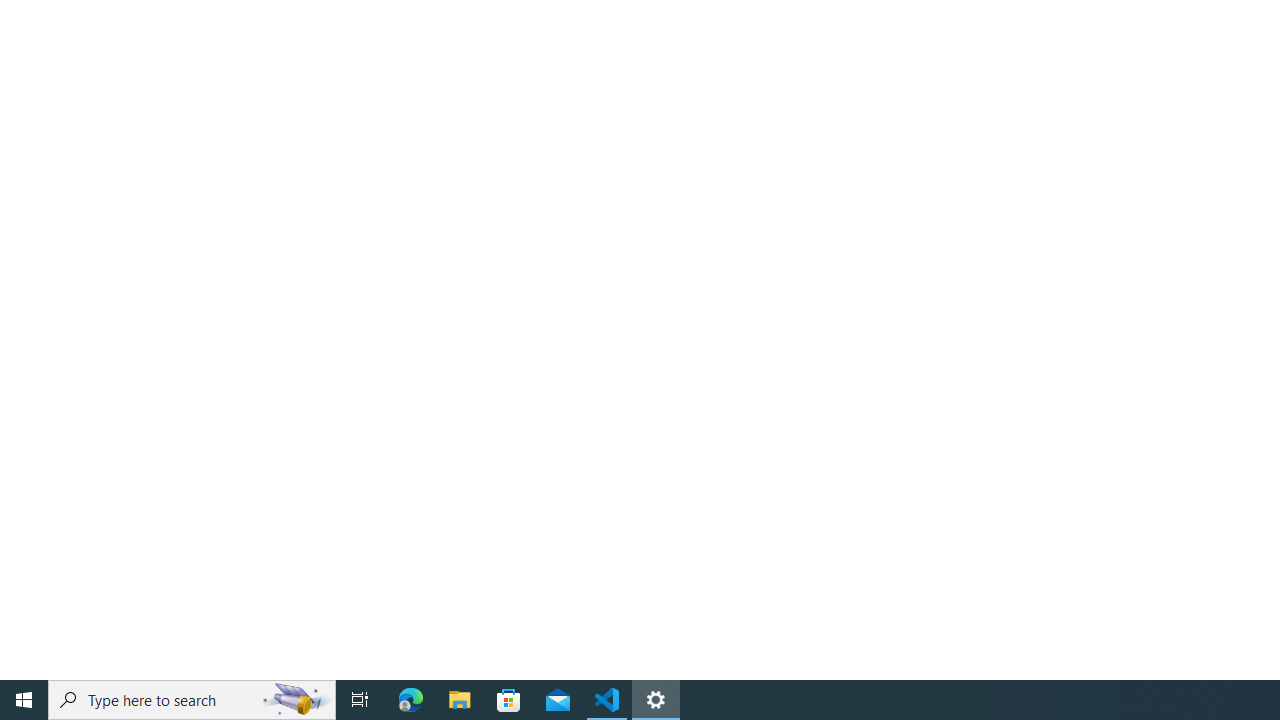  What do you see at coordinates (459, 698) in the screenshot?
I see `'File Explorer'` at bounding box center [459, 698].